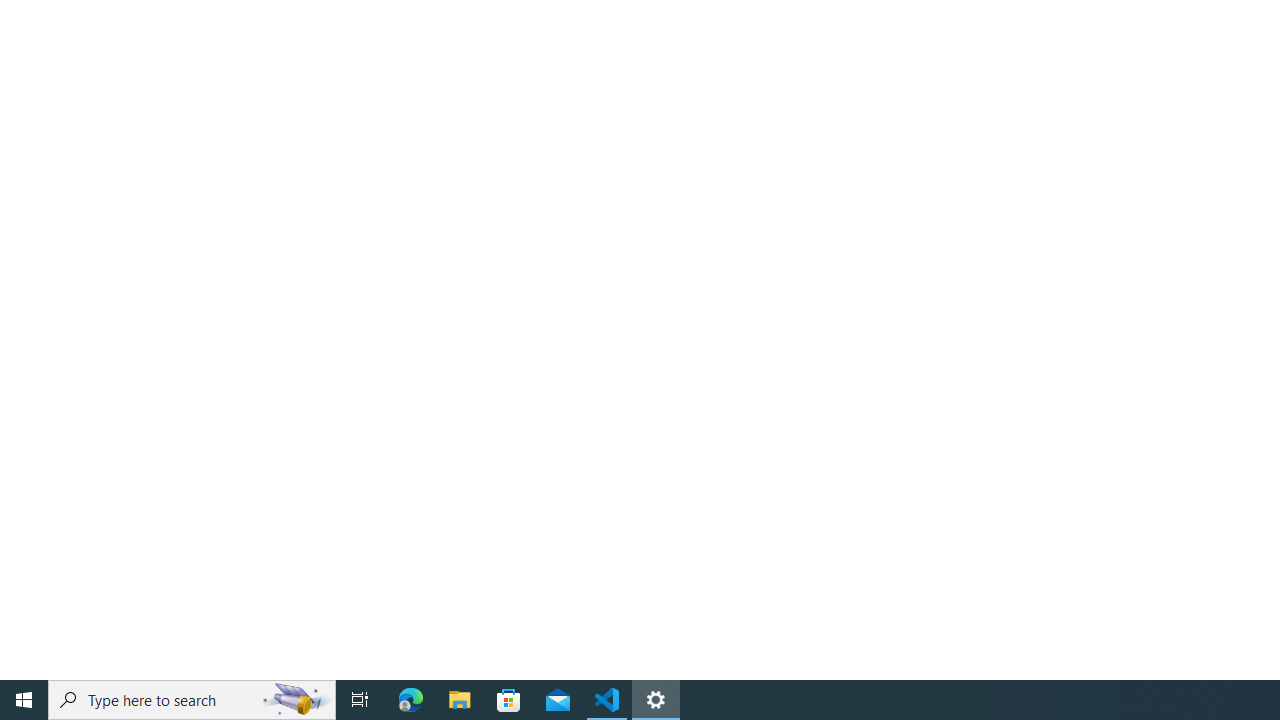  What do you see at coordinates (459, 698) in the screenshot?
I see `'File Explorer'` at bounding box center [459, 698].